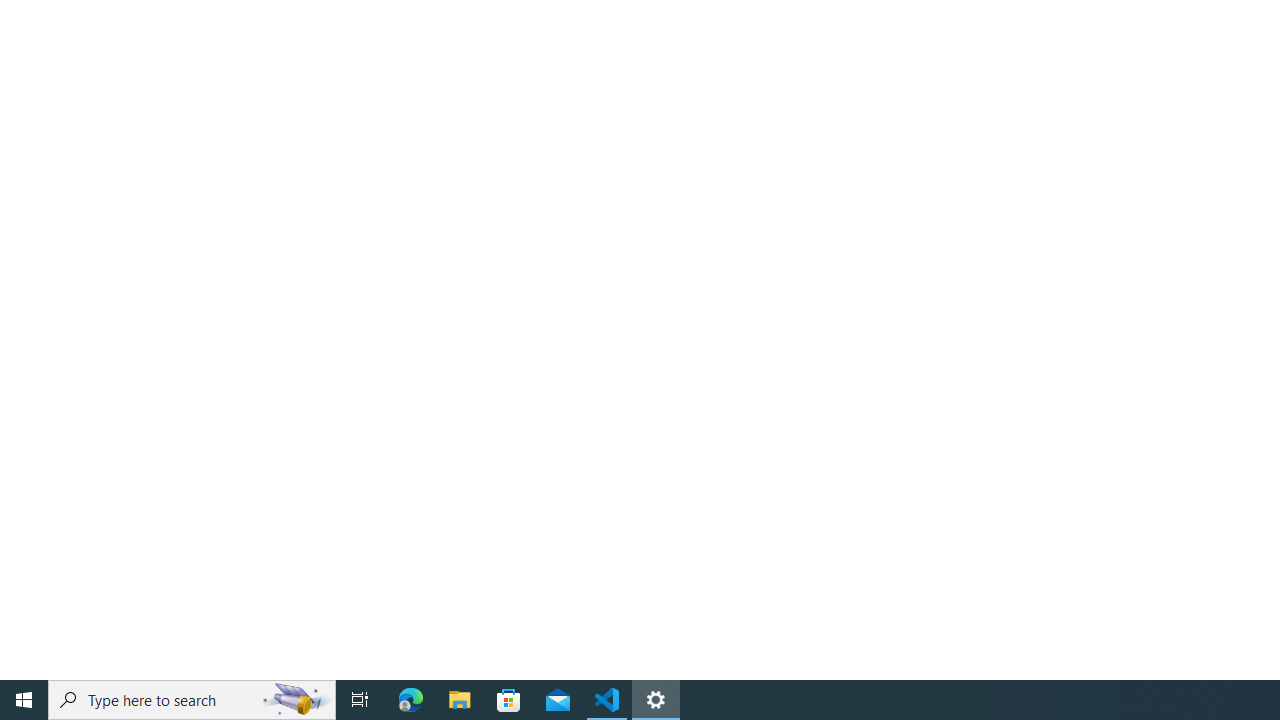  What do you see at coordinates (459, 698) in the screenshot?
I see `'File Explorer'` at bounding box center [459, 698].